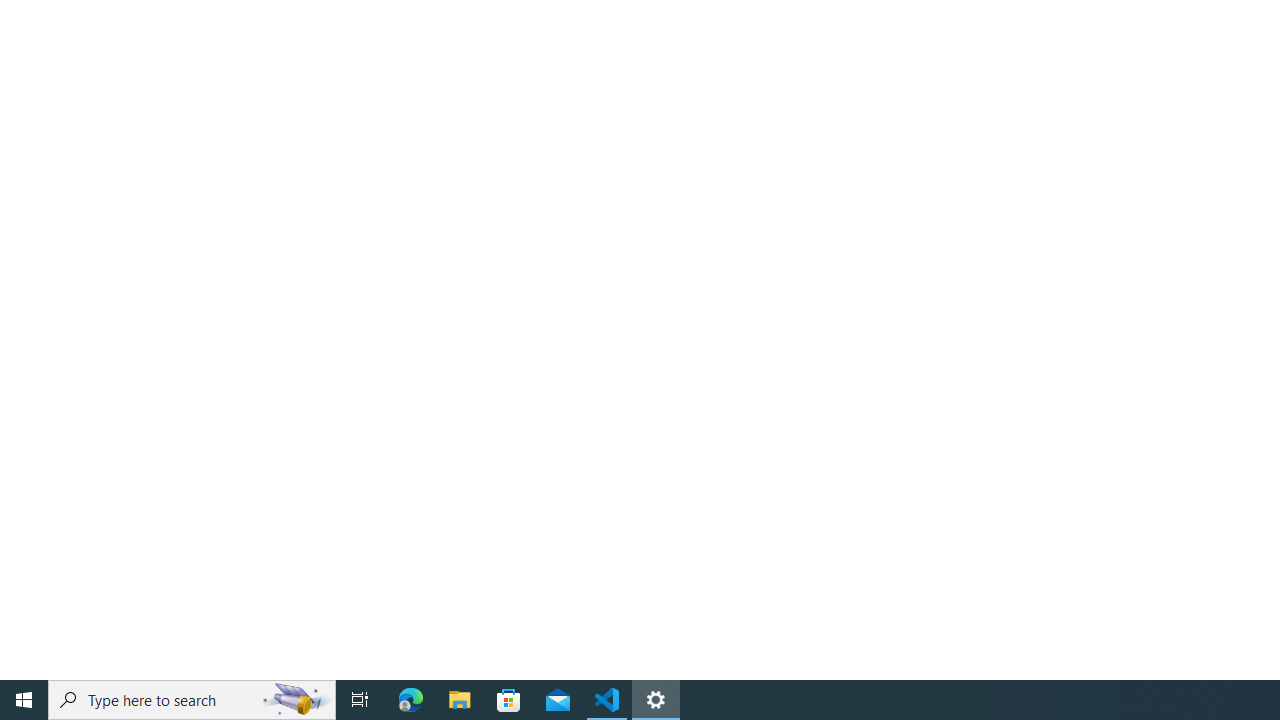  What do you see at coordinates (459, 698) in the screenshot?
I see `'File Explorer'` at bounding box center [459, 698].